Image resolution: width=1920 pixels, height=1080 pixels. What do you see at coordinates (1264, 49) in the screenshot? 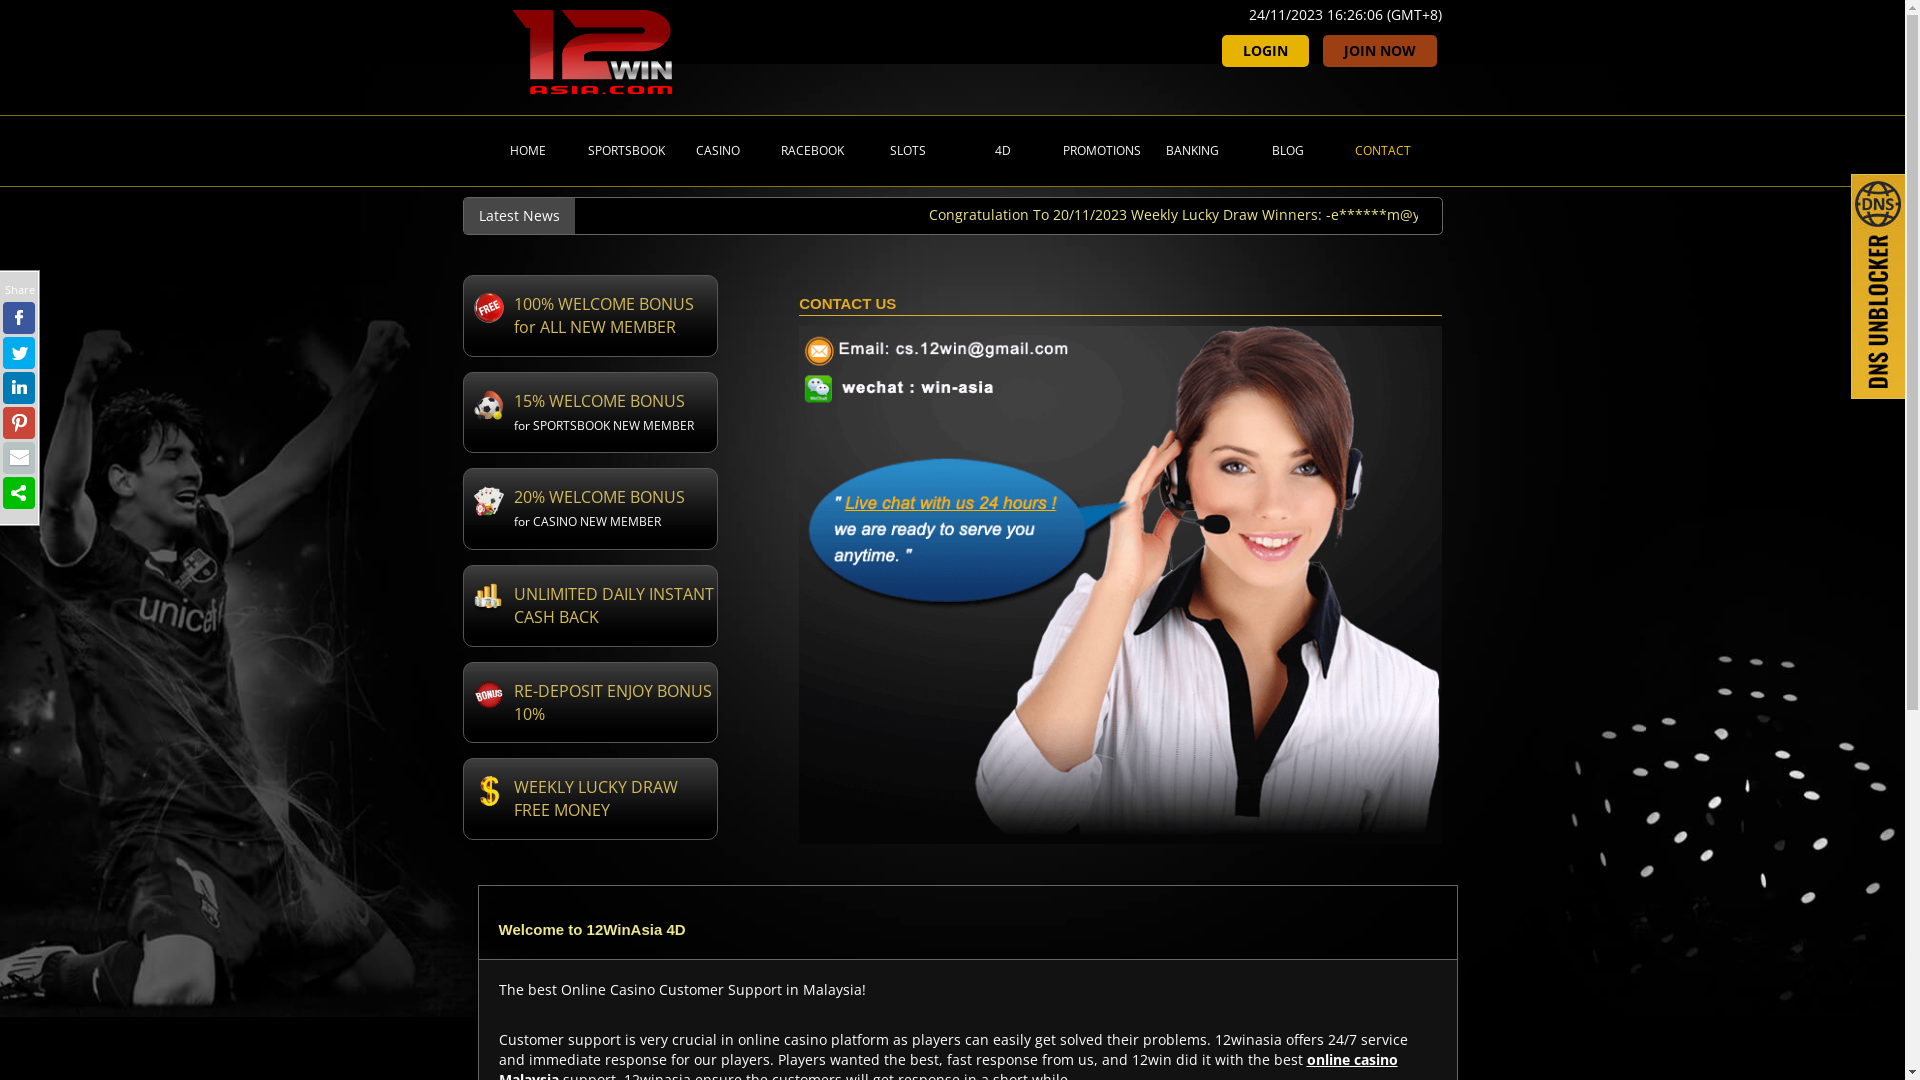
I see `'LOGIN'` at bounding box center [1264, 49].